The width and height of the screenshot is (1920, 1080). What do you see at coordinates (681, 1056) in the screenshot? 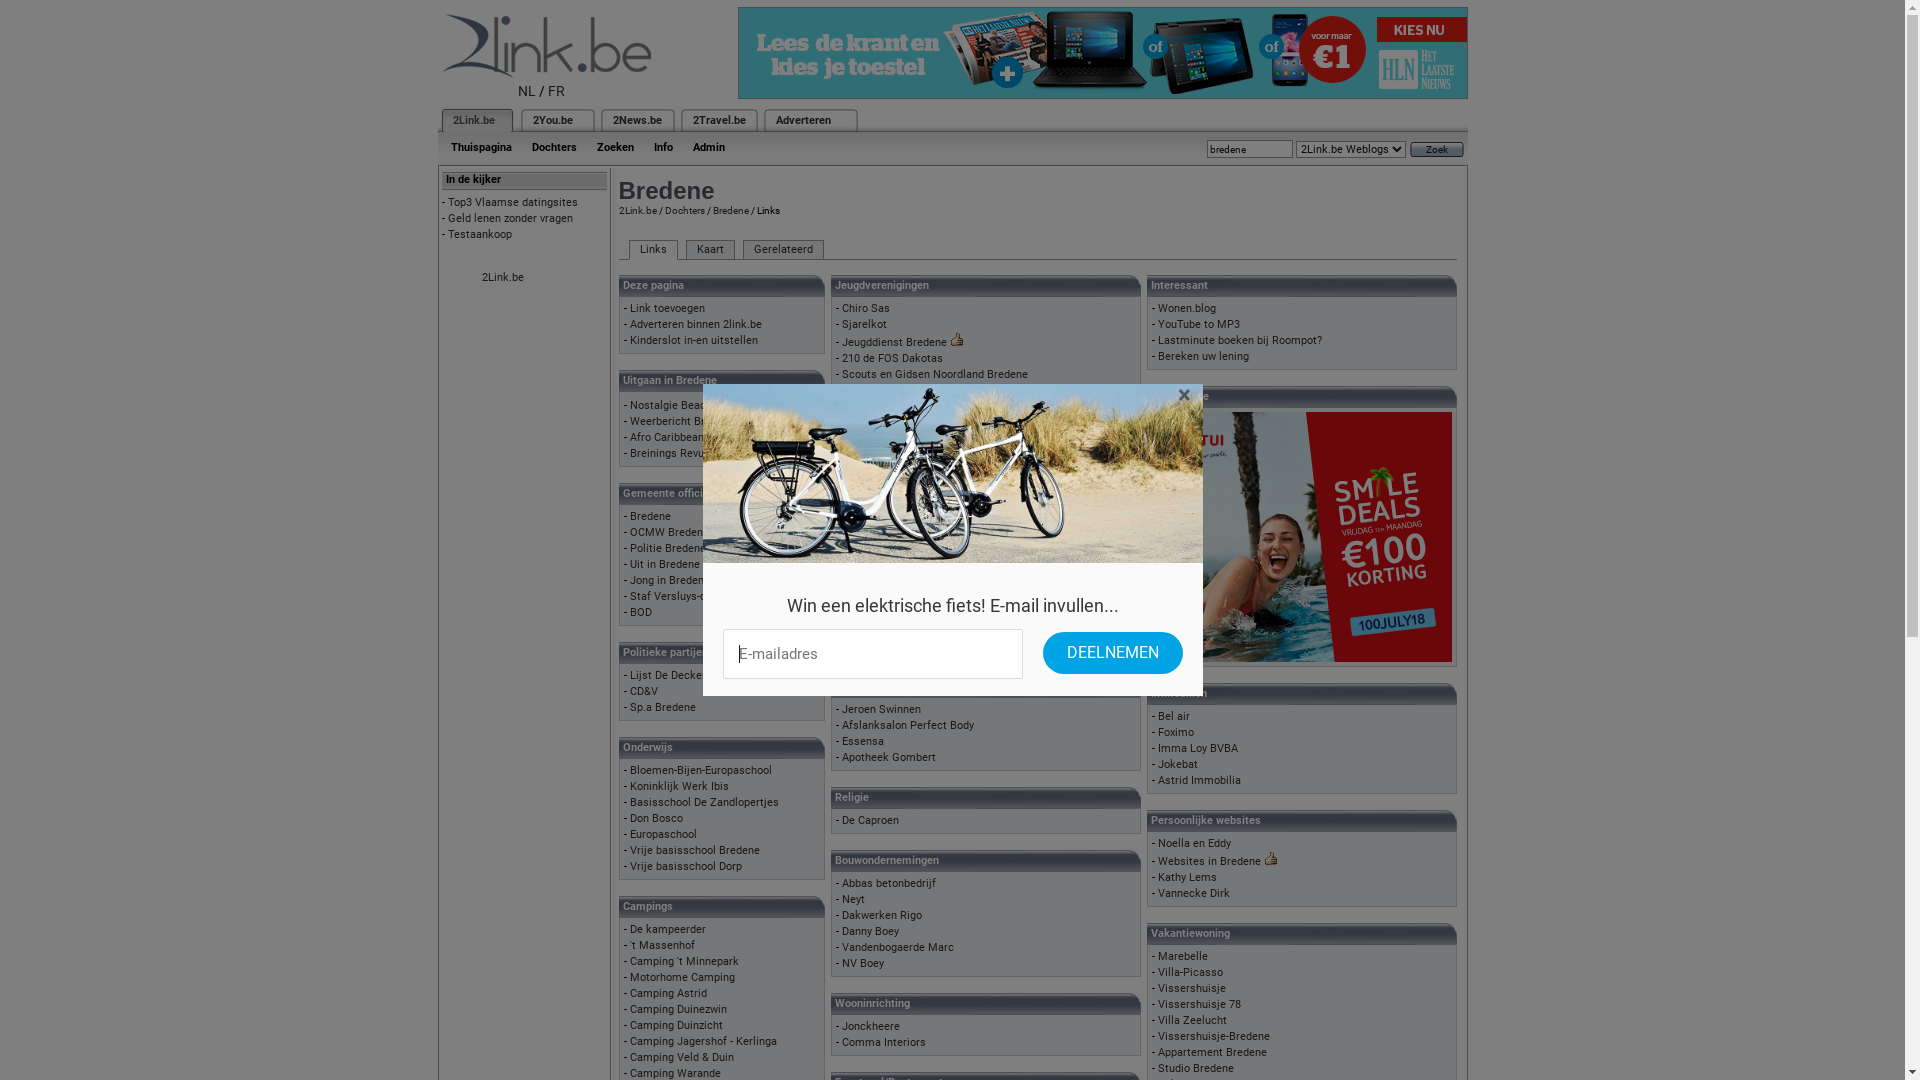
I see `'Camping Veld & Duin'` at bounding box center [681, 1056].